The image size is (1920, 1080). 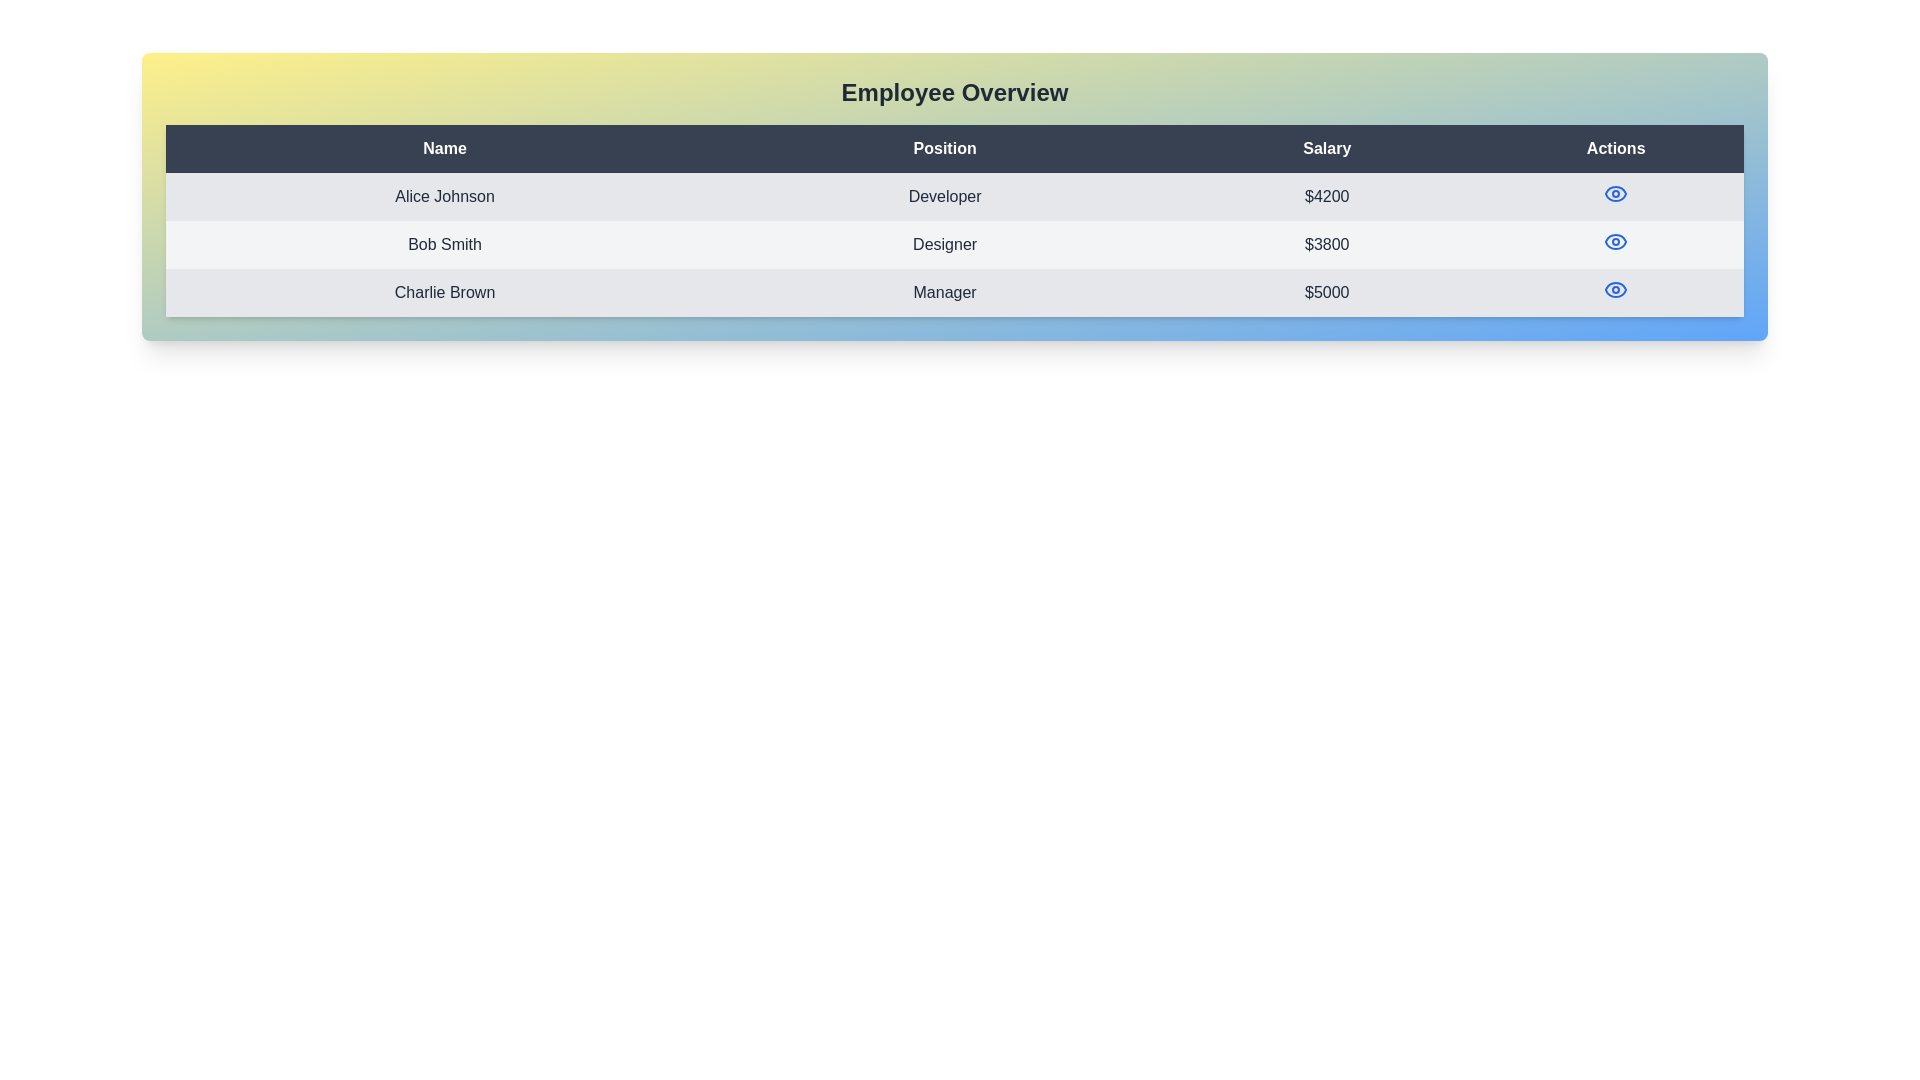 I want to click on text from the Text label displaying 'Alice Johnson', which is located in the first row under the 'Name' column of the table, so click(x=444, y=196).